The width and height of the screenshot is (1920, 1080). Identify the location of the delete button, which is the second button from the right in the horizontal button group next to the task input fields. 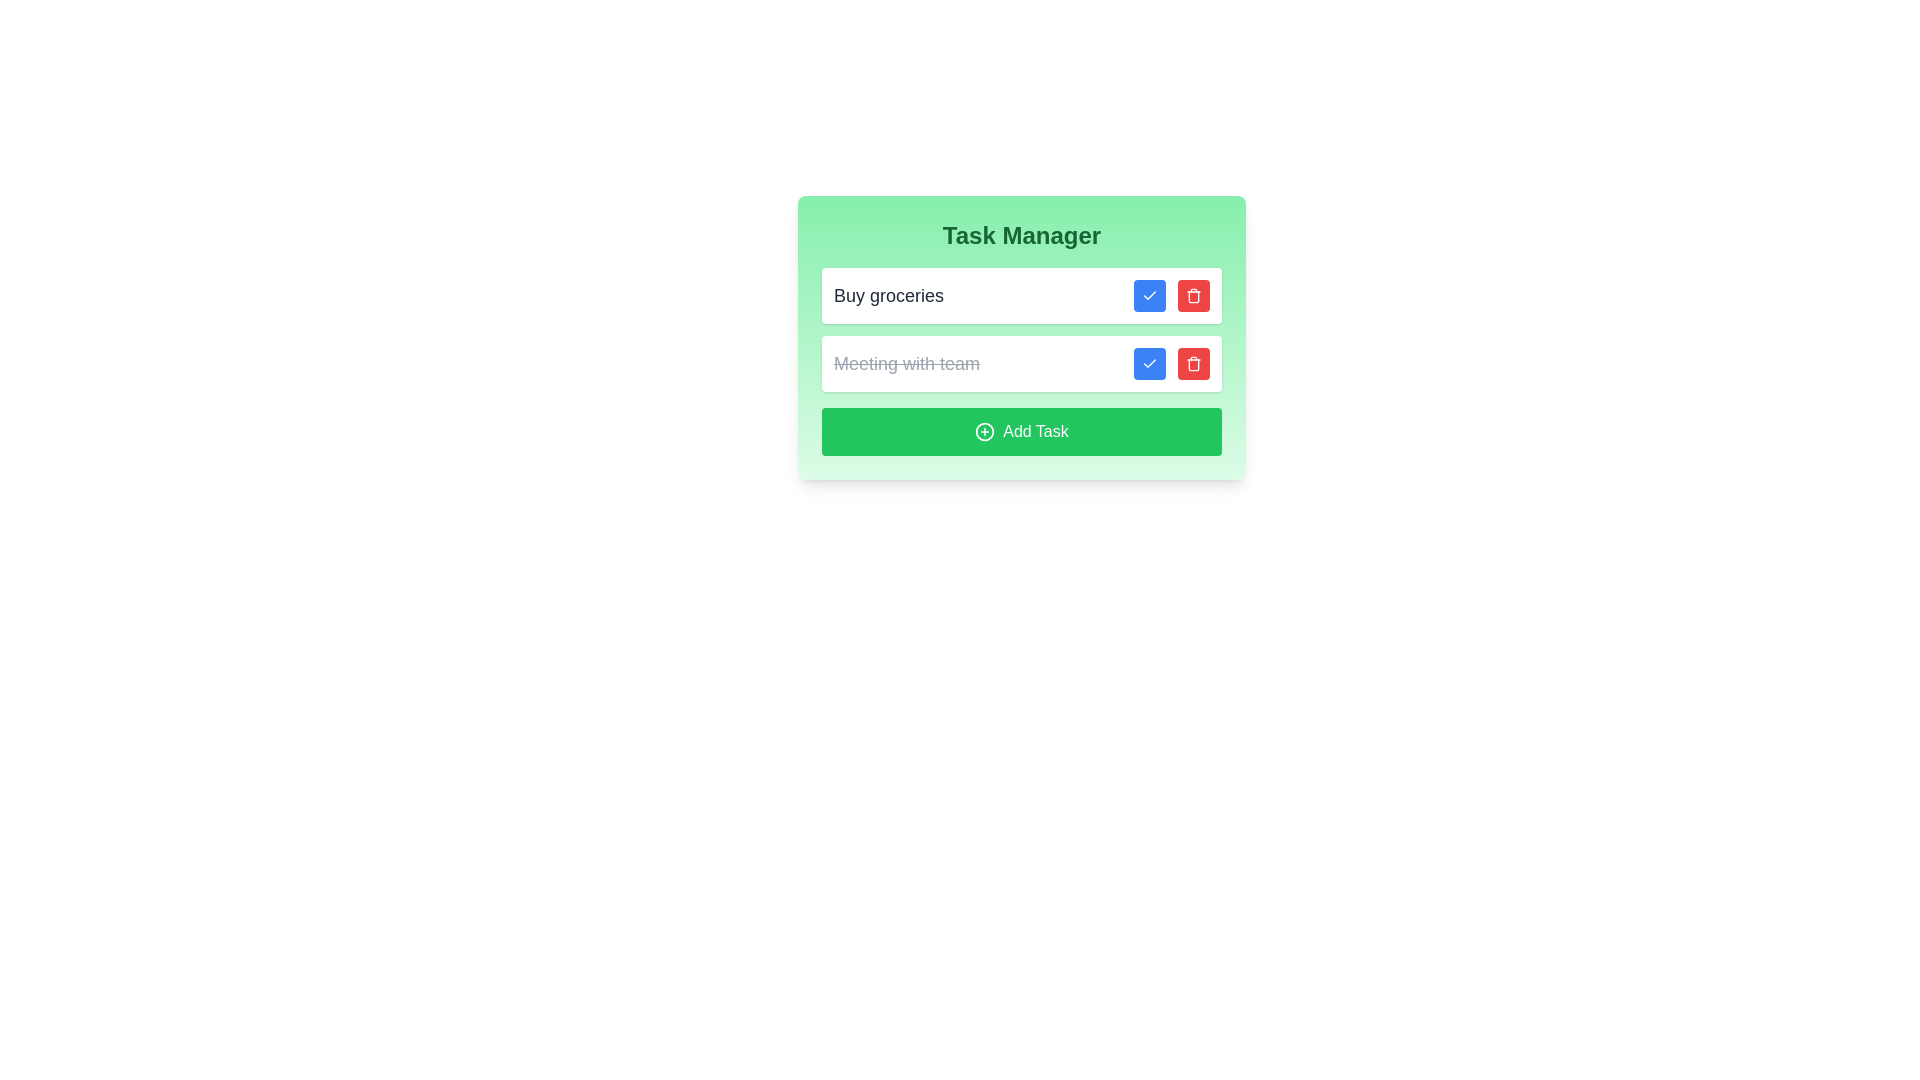
(1194, 296).